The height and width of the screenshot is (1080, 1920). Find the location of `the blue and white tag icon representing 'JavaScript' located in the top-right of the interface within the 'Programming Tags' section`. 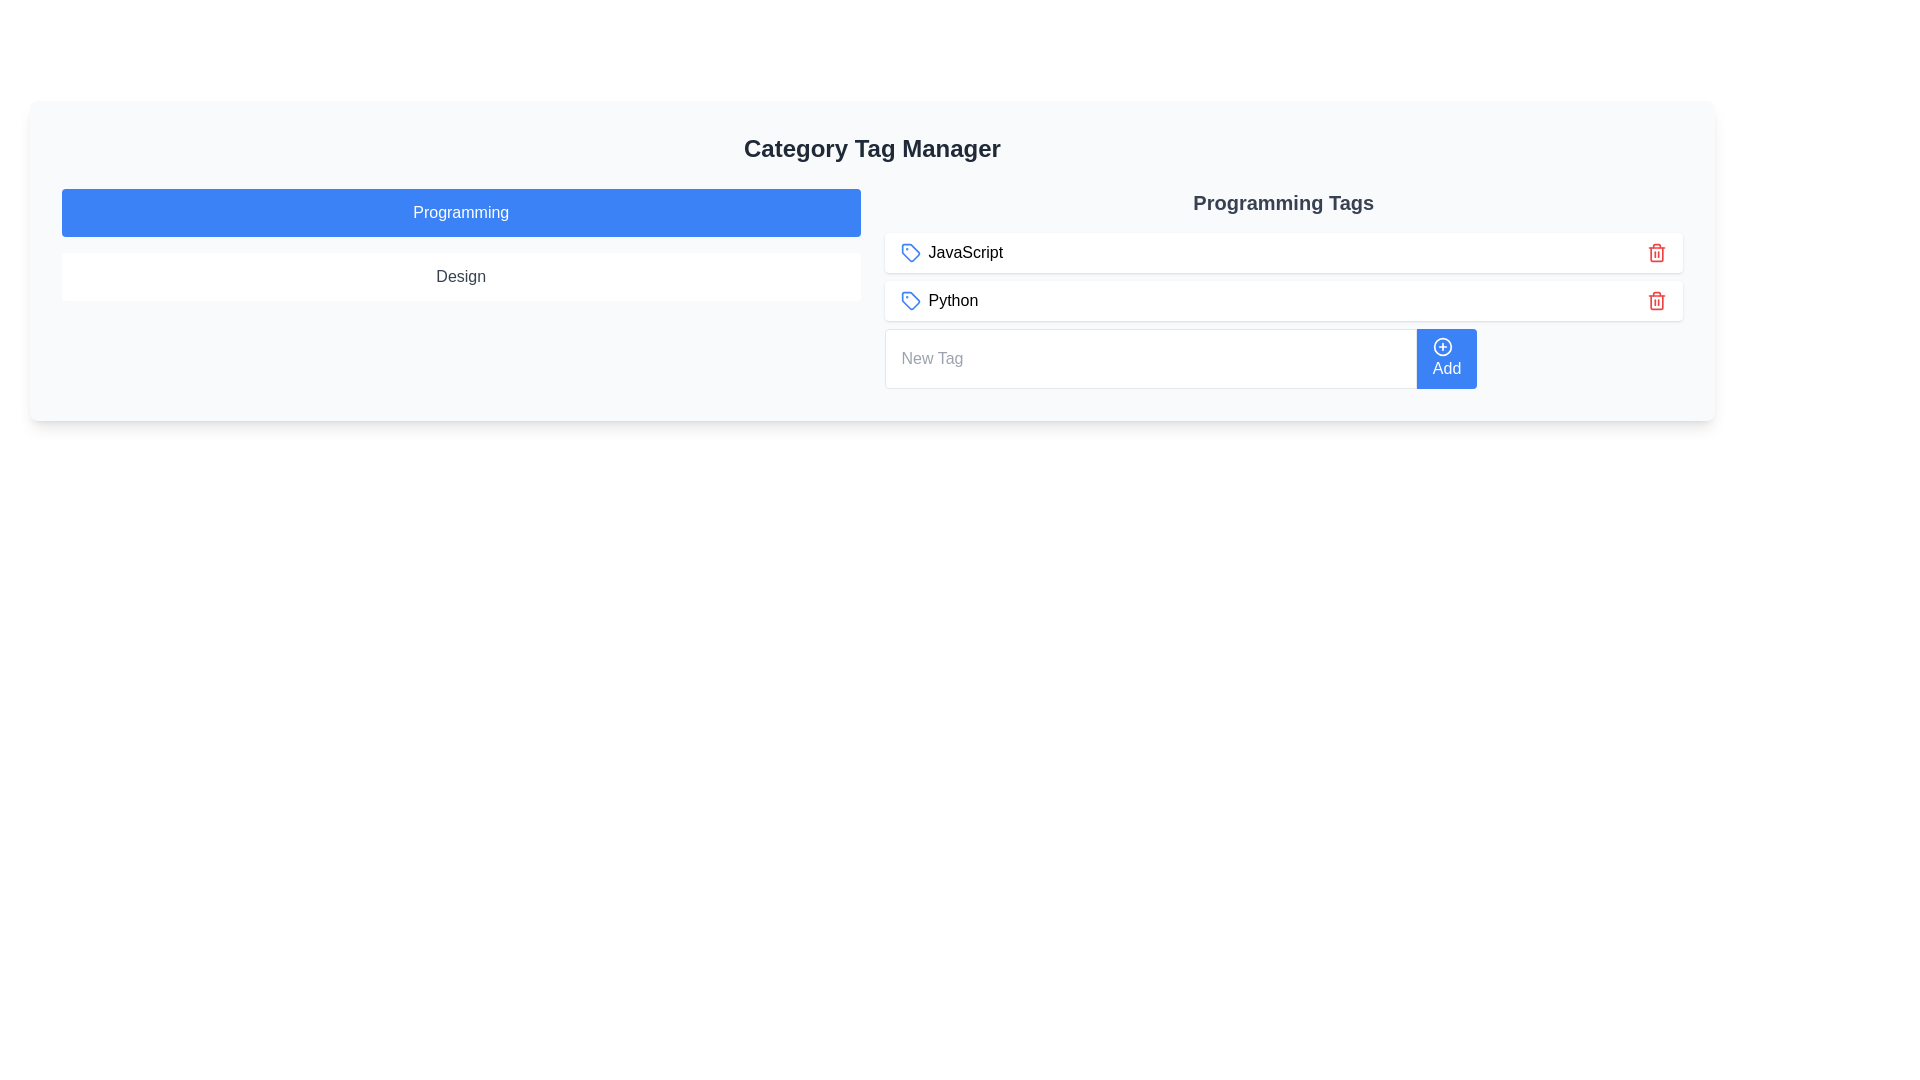

the blue and white tag icon representing 'JavaScript' located in the top-right of the interface within the 'Programming Tags' section is located at coordinates (909, 252).